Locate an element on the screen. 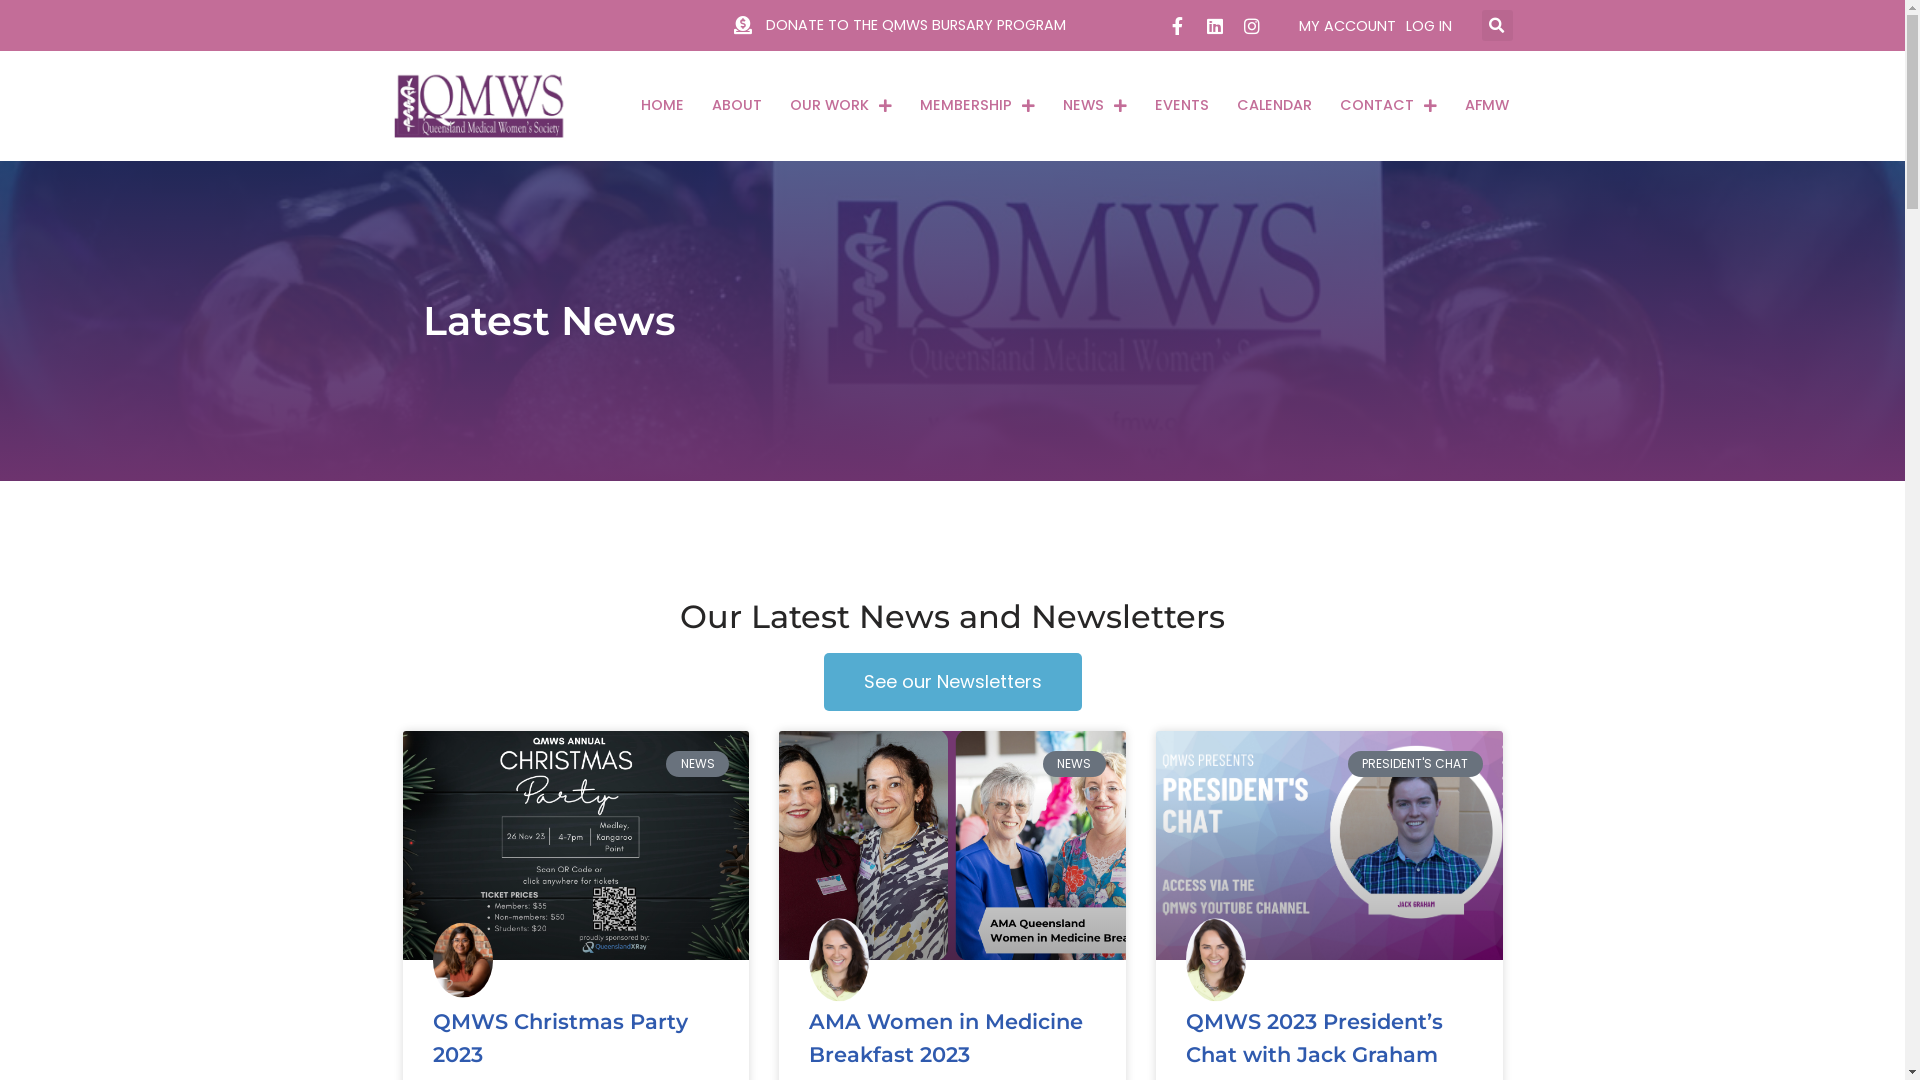 This screenshot has height=1080, width=1920. 'CALENDAR' is located at coordinates (1273, 105).